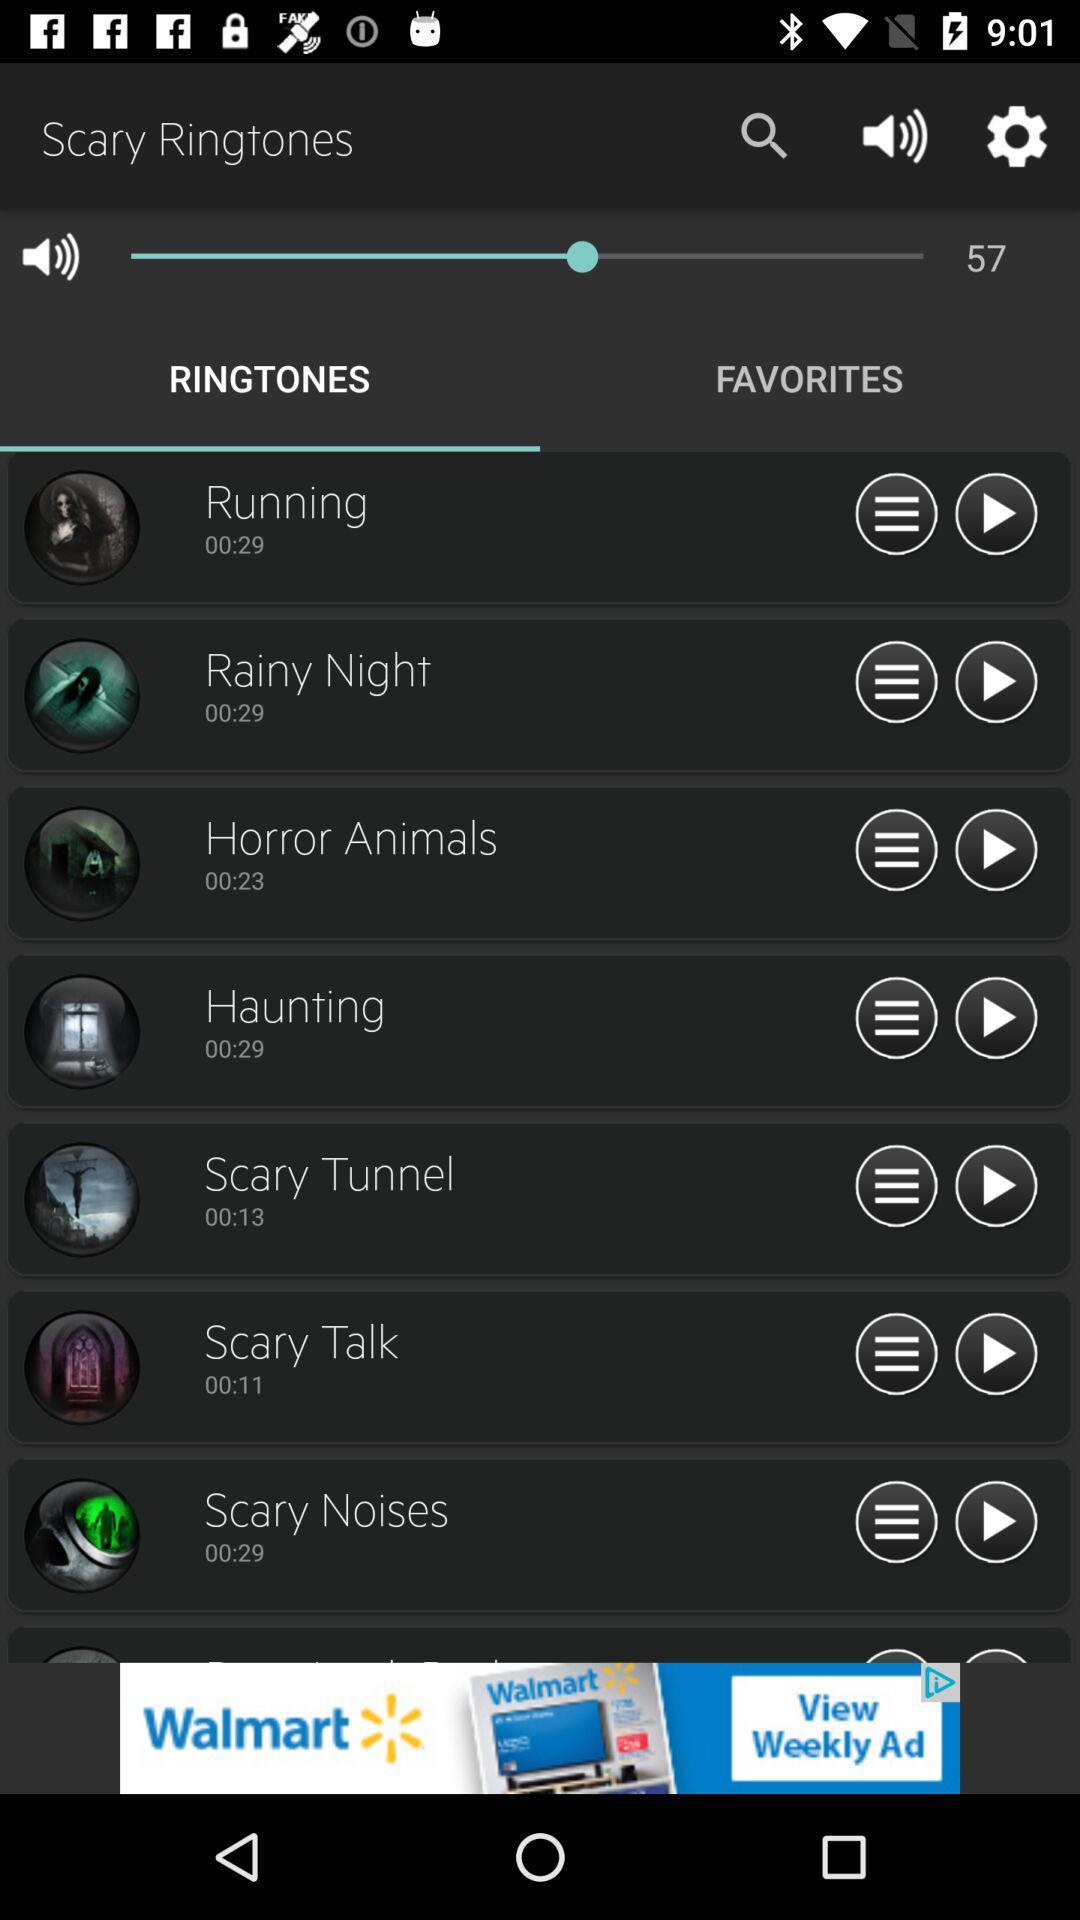  Describe the element at coordinates (80, 864) in the screenshot. I see `ringtone` at that location.